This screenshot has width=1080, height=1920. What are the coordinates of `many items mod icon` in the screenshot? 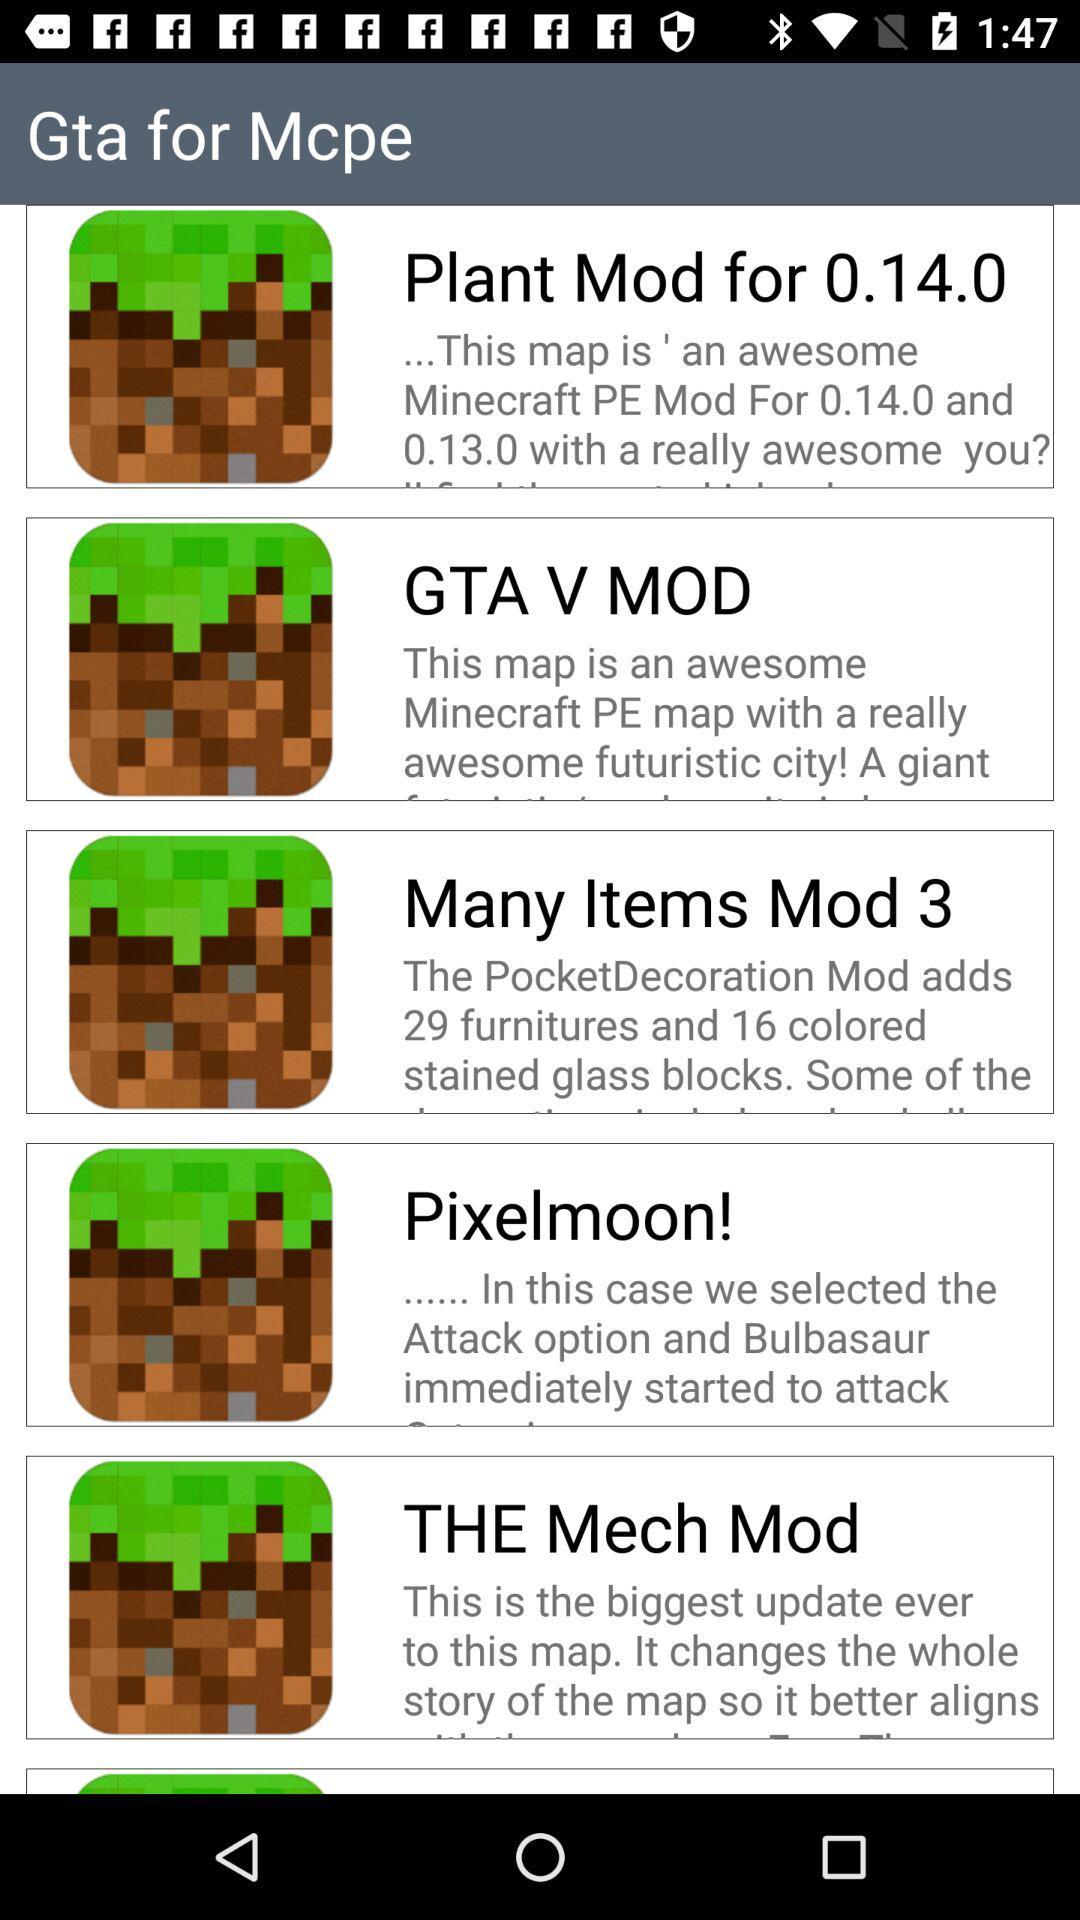 It's located at (685, 900).